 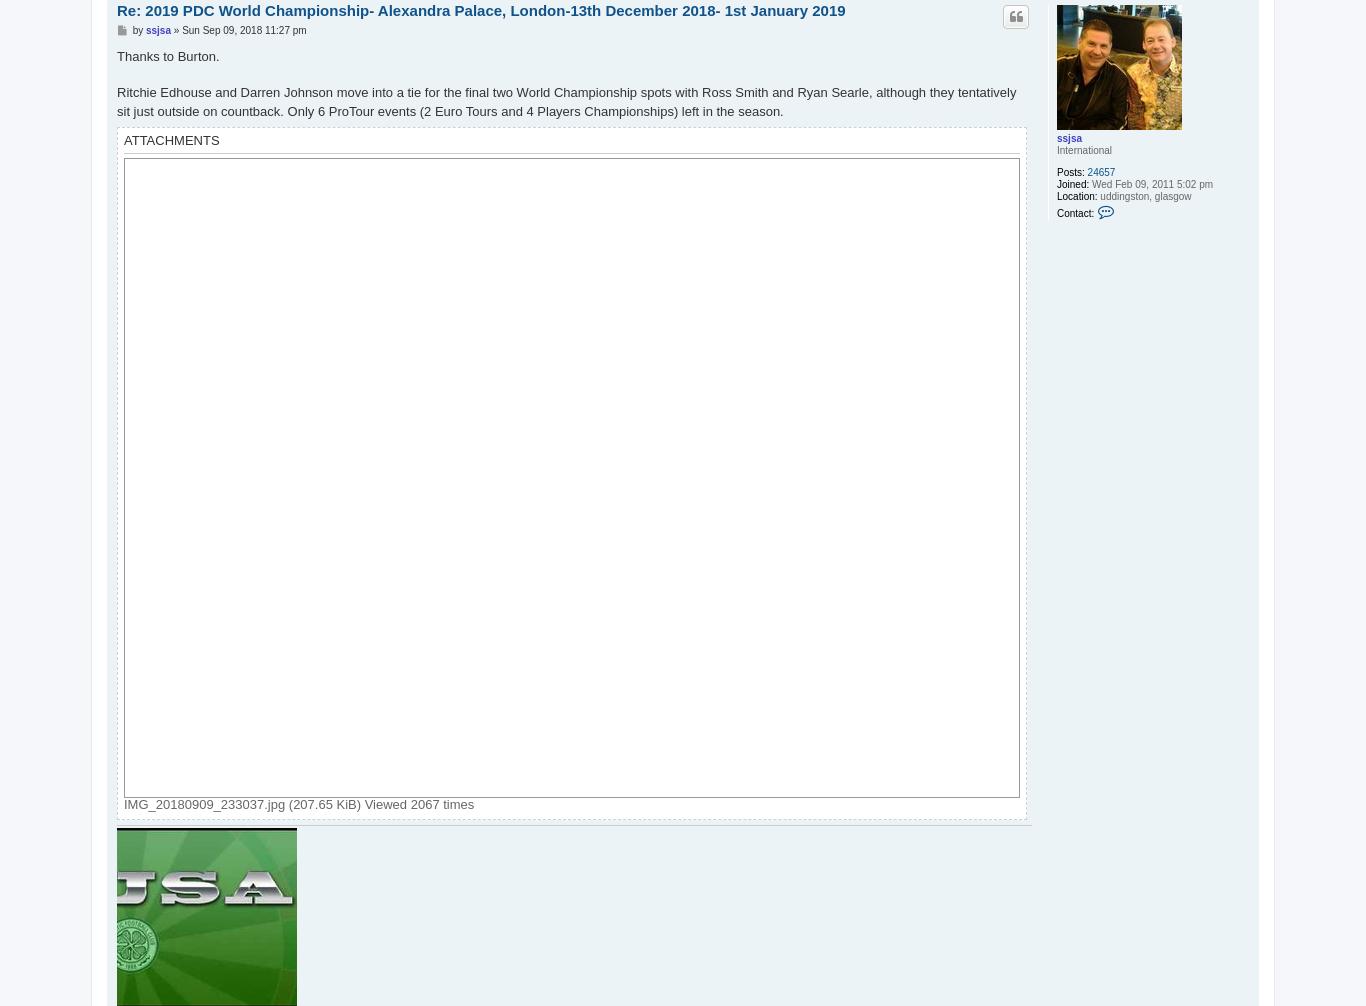 What do you see at coordinates (1075, 195) in the screenshot?
I see `'Location:'` at bounding box center [1075, 195].